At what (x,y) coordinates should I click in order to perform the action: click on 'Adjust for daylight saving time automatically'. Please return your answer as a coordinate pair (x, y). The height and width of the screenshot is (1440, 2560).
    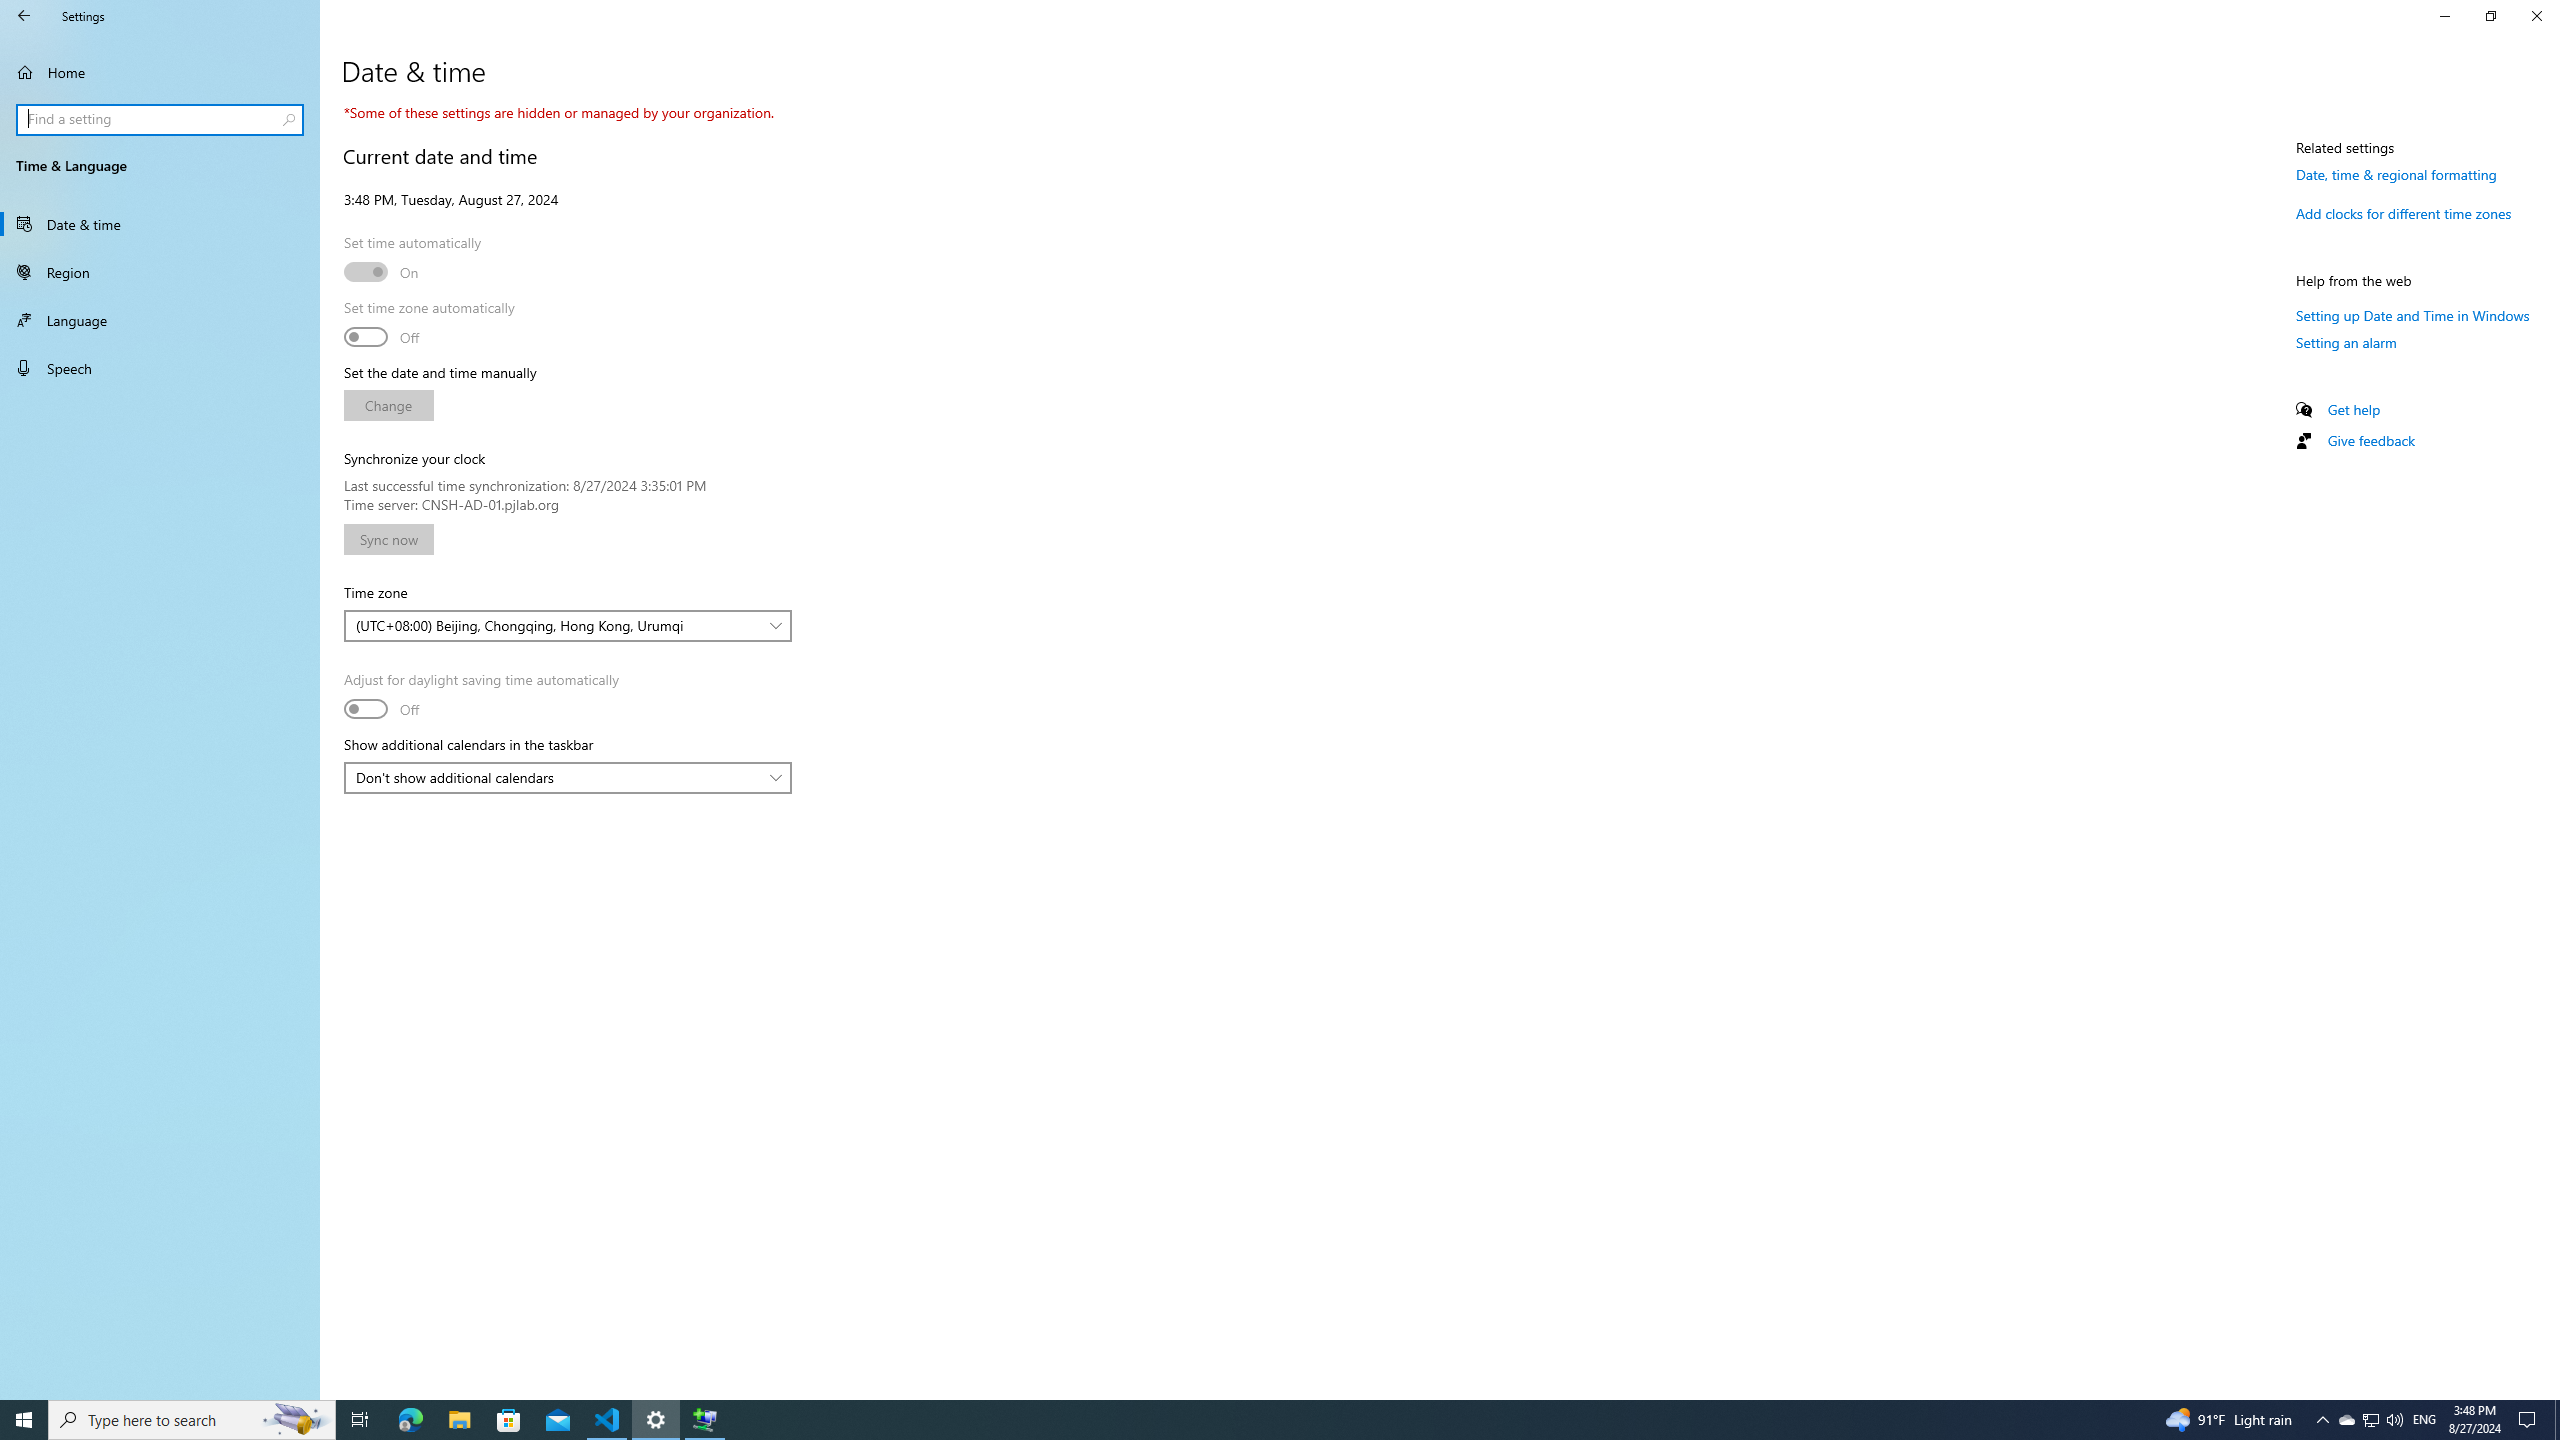
    Looking at the image, I should click on (481, 696).